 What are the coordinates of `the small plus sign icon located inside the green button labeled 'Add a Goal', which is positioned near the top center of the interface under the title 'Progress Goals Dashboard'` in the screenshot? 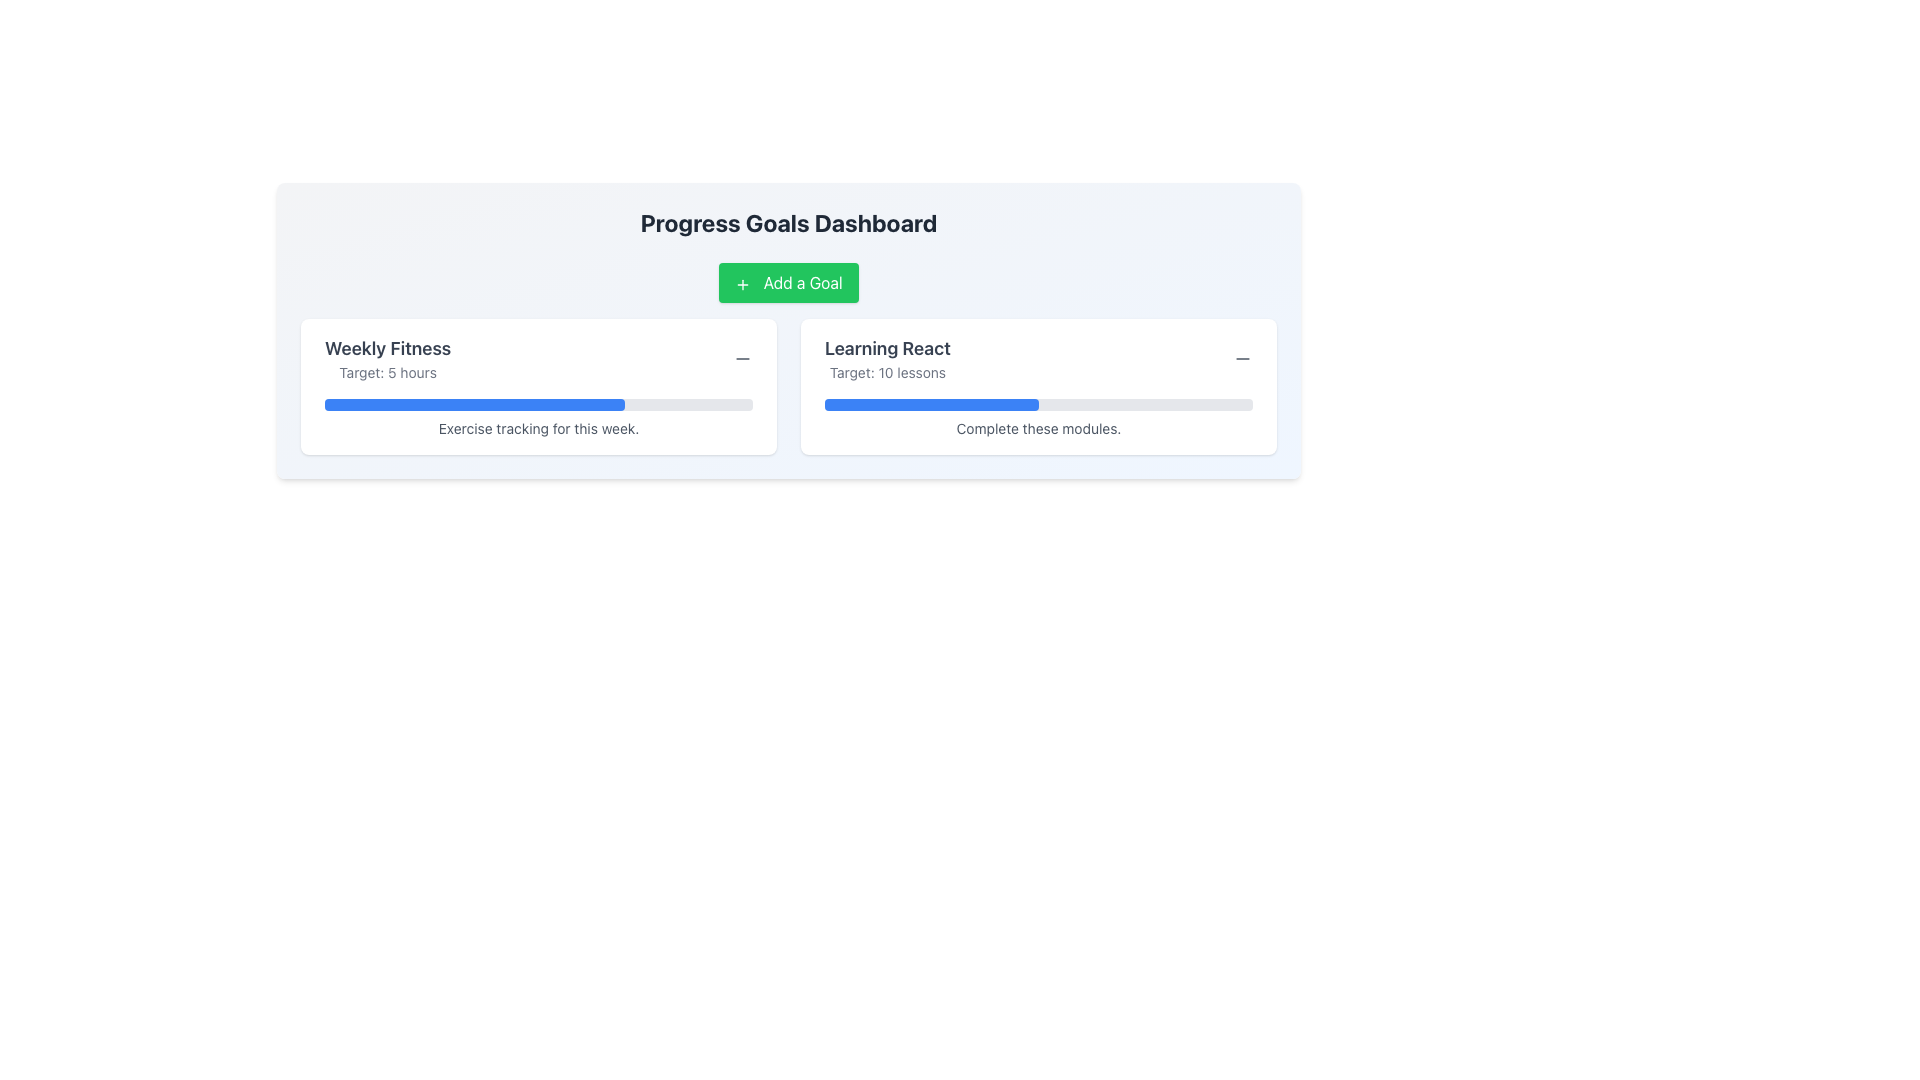 It's located at (742, 284).